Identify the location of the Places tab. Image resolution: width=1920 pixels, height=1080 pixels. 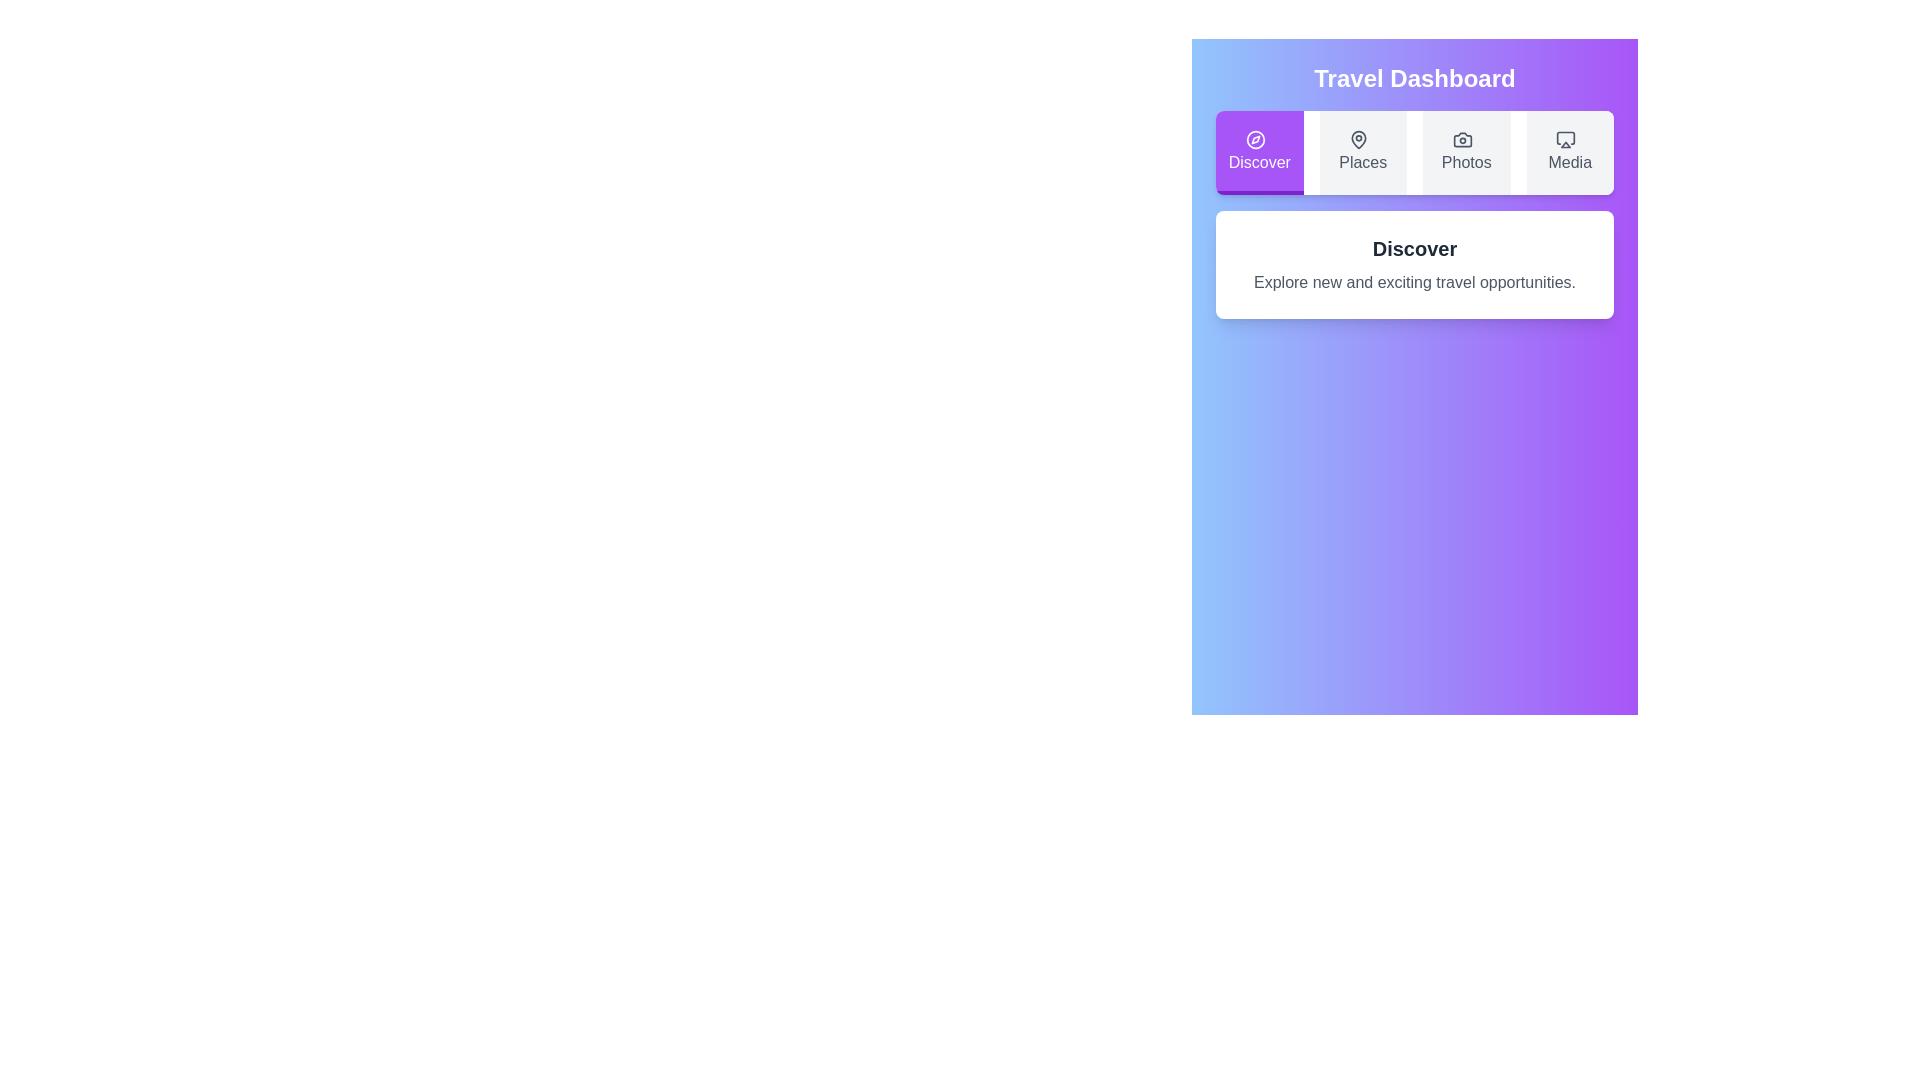
(1362, 152).